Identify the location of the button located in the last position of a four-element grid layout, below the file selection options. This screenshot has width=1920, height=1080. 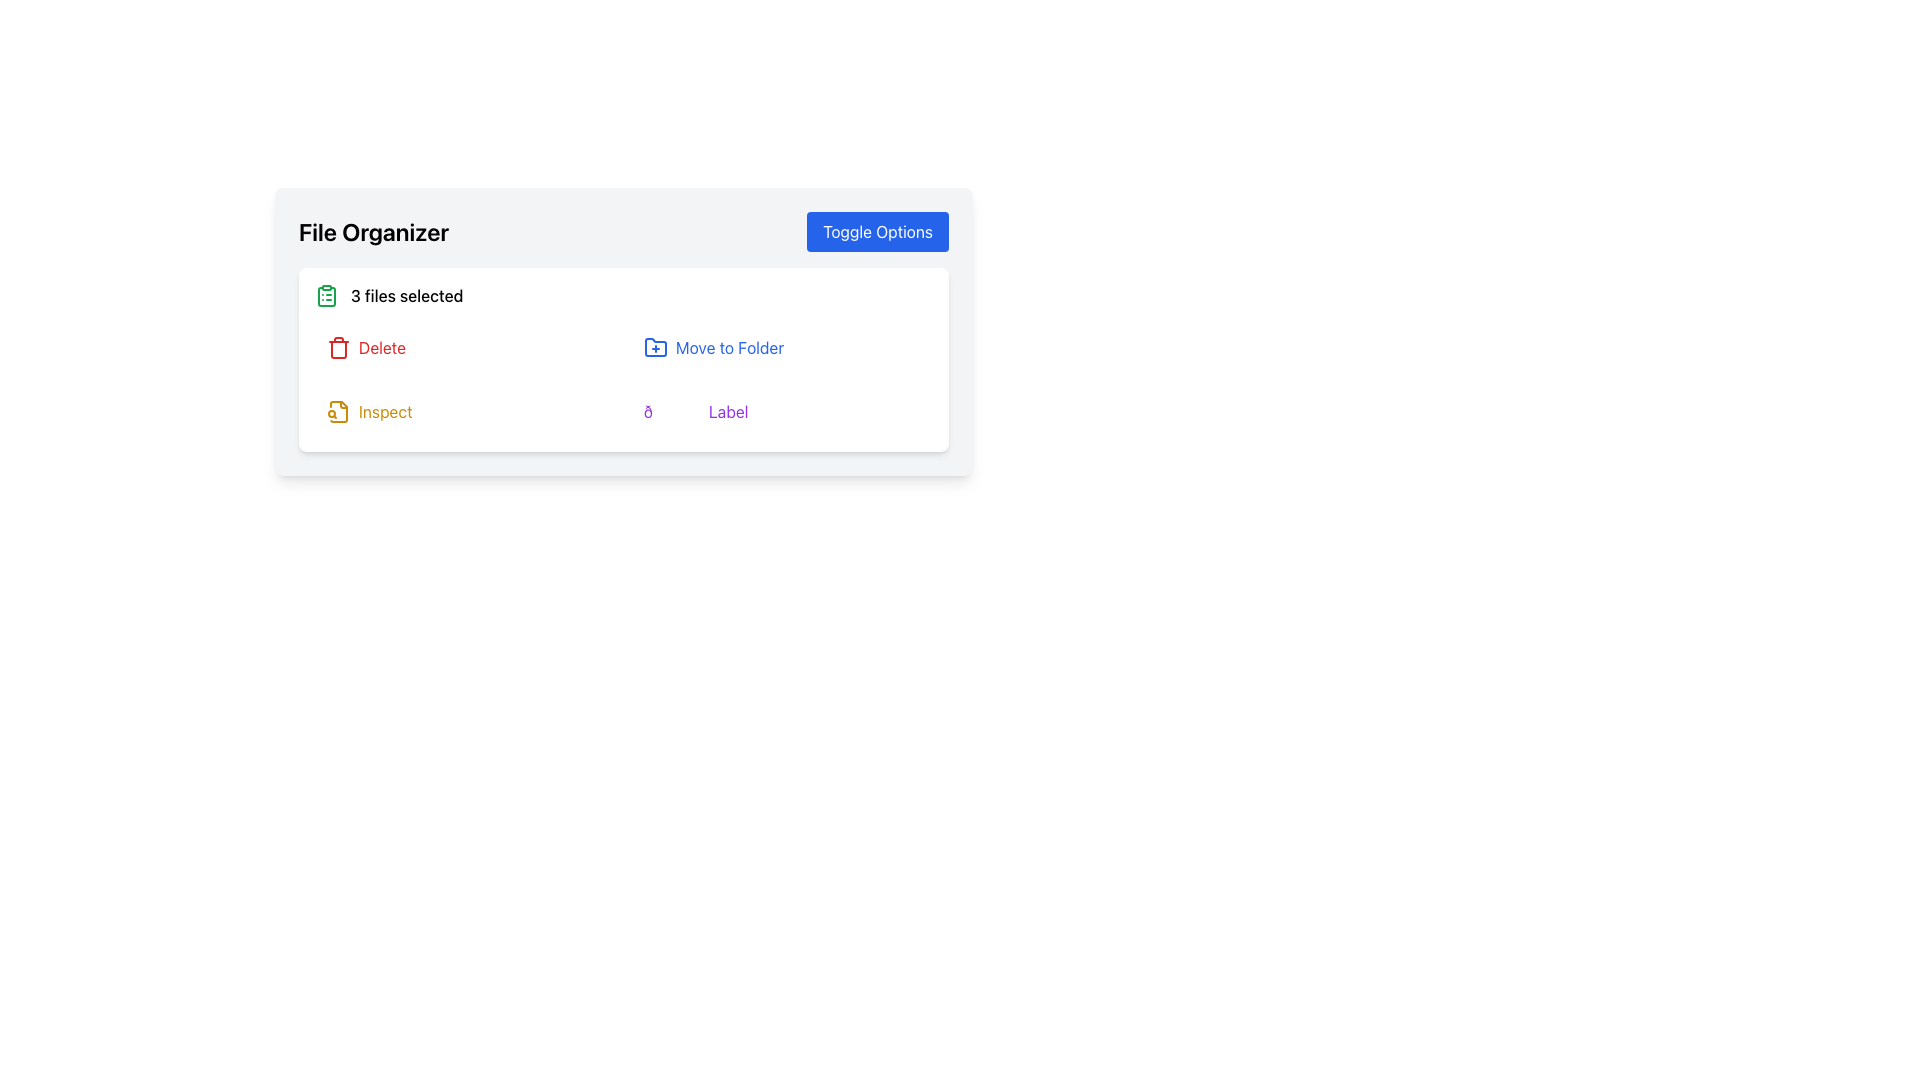
(781, 411).